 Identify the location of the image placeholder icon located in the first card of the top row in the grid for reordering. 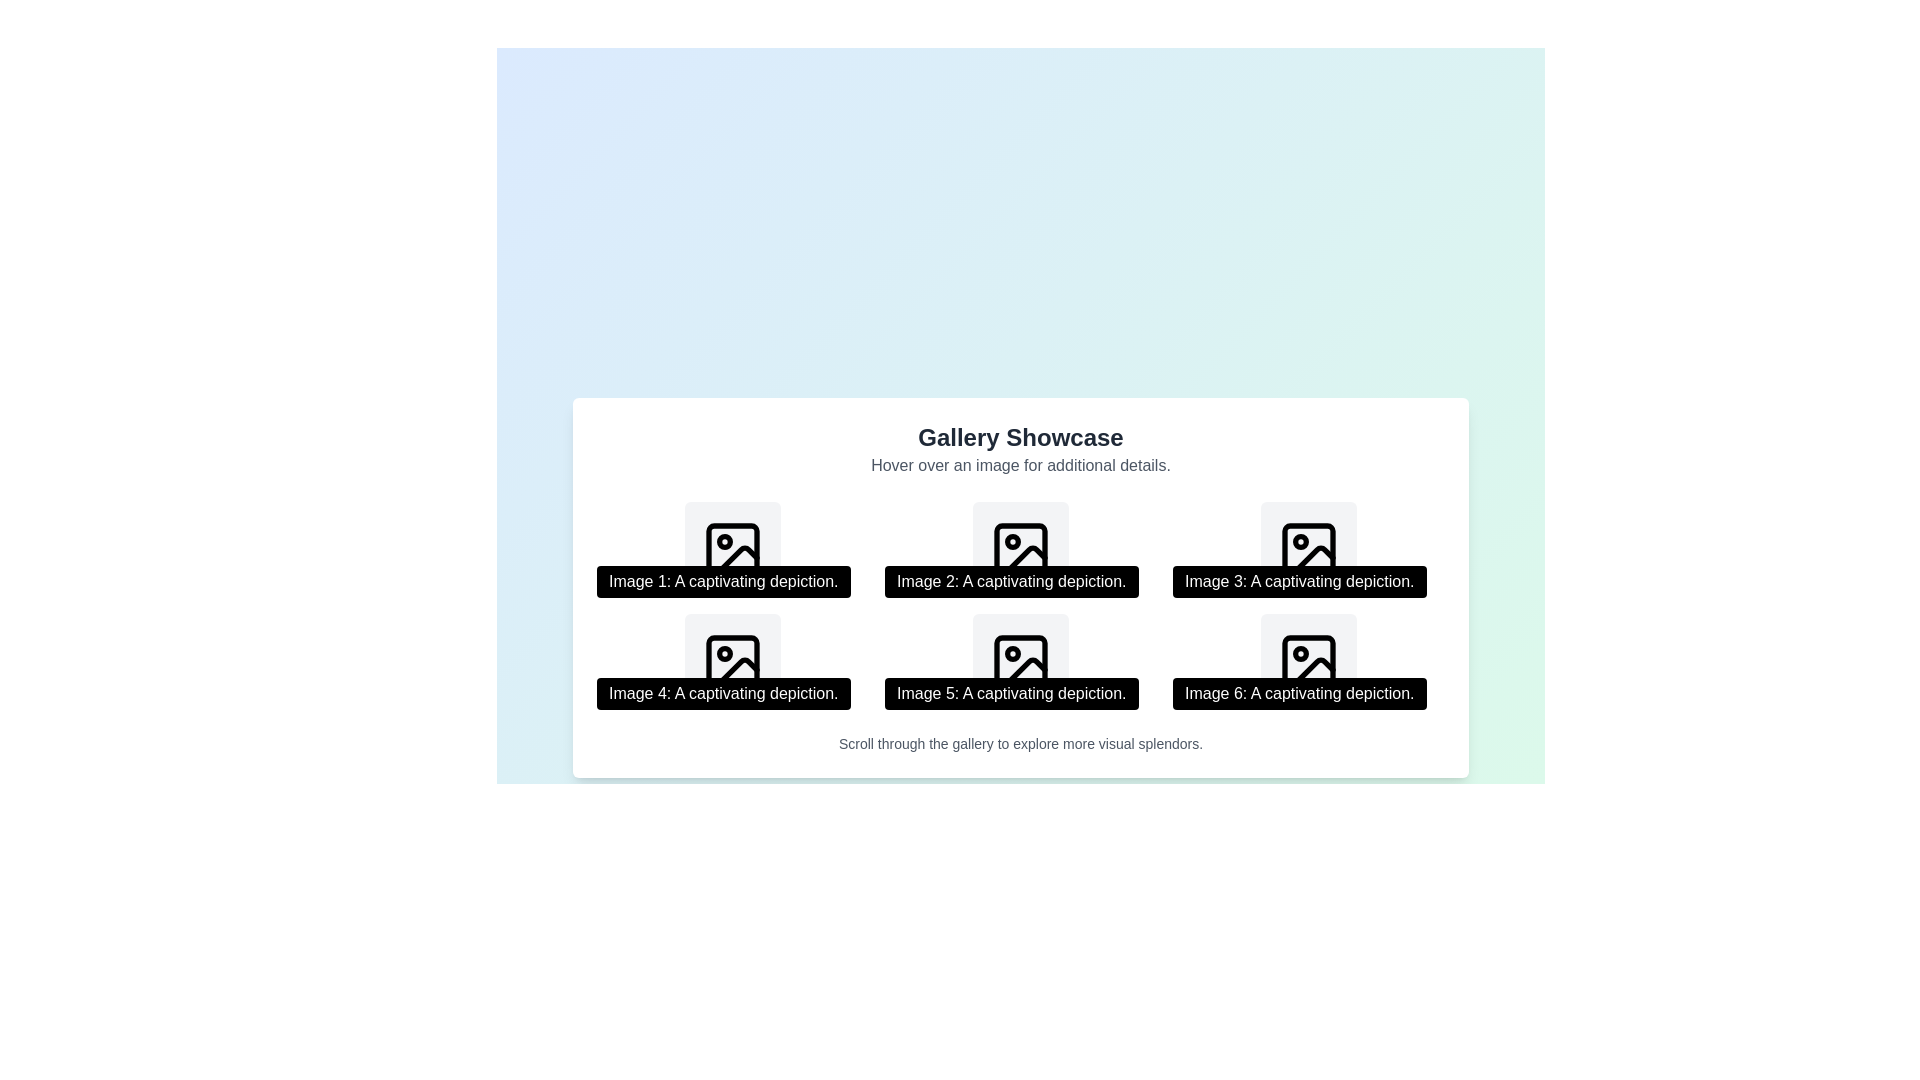
(732, 550).